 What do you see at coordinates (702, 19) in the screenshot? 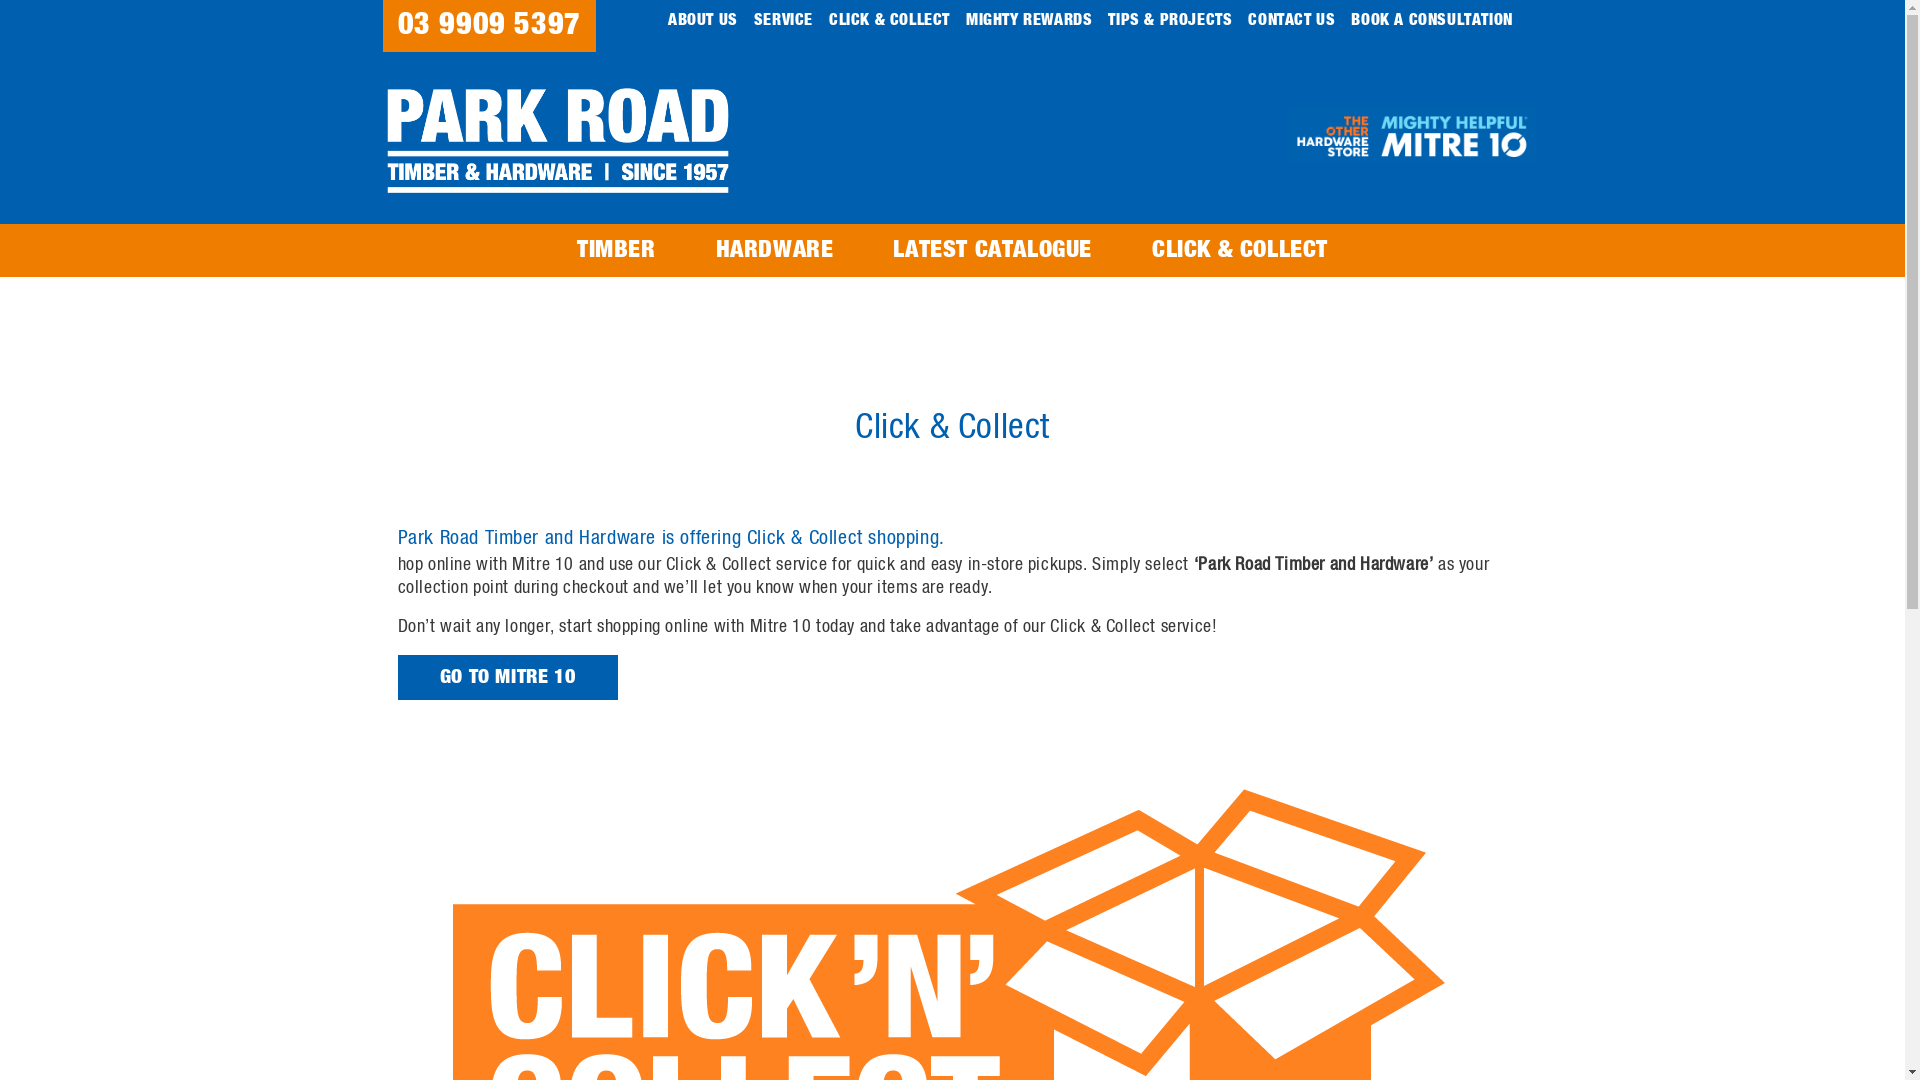
I see `'ABOUT US'` at bounding box center [702, 19].